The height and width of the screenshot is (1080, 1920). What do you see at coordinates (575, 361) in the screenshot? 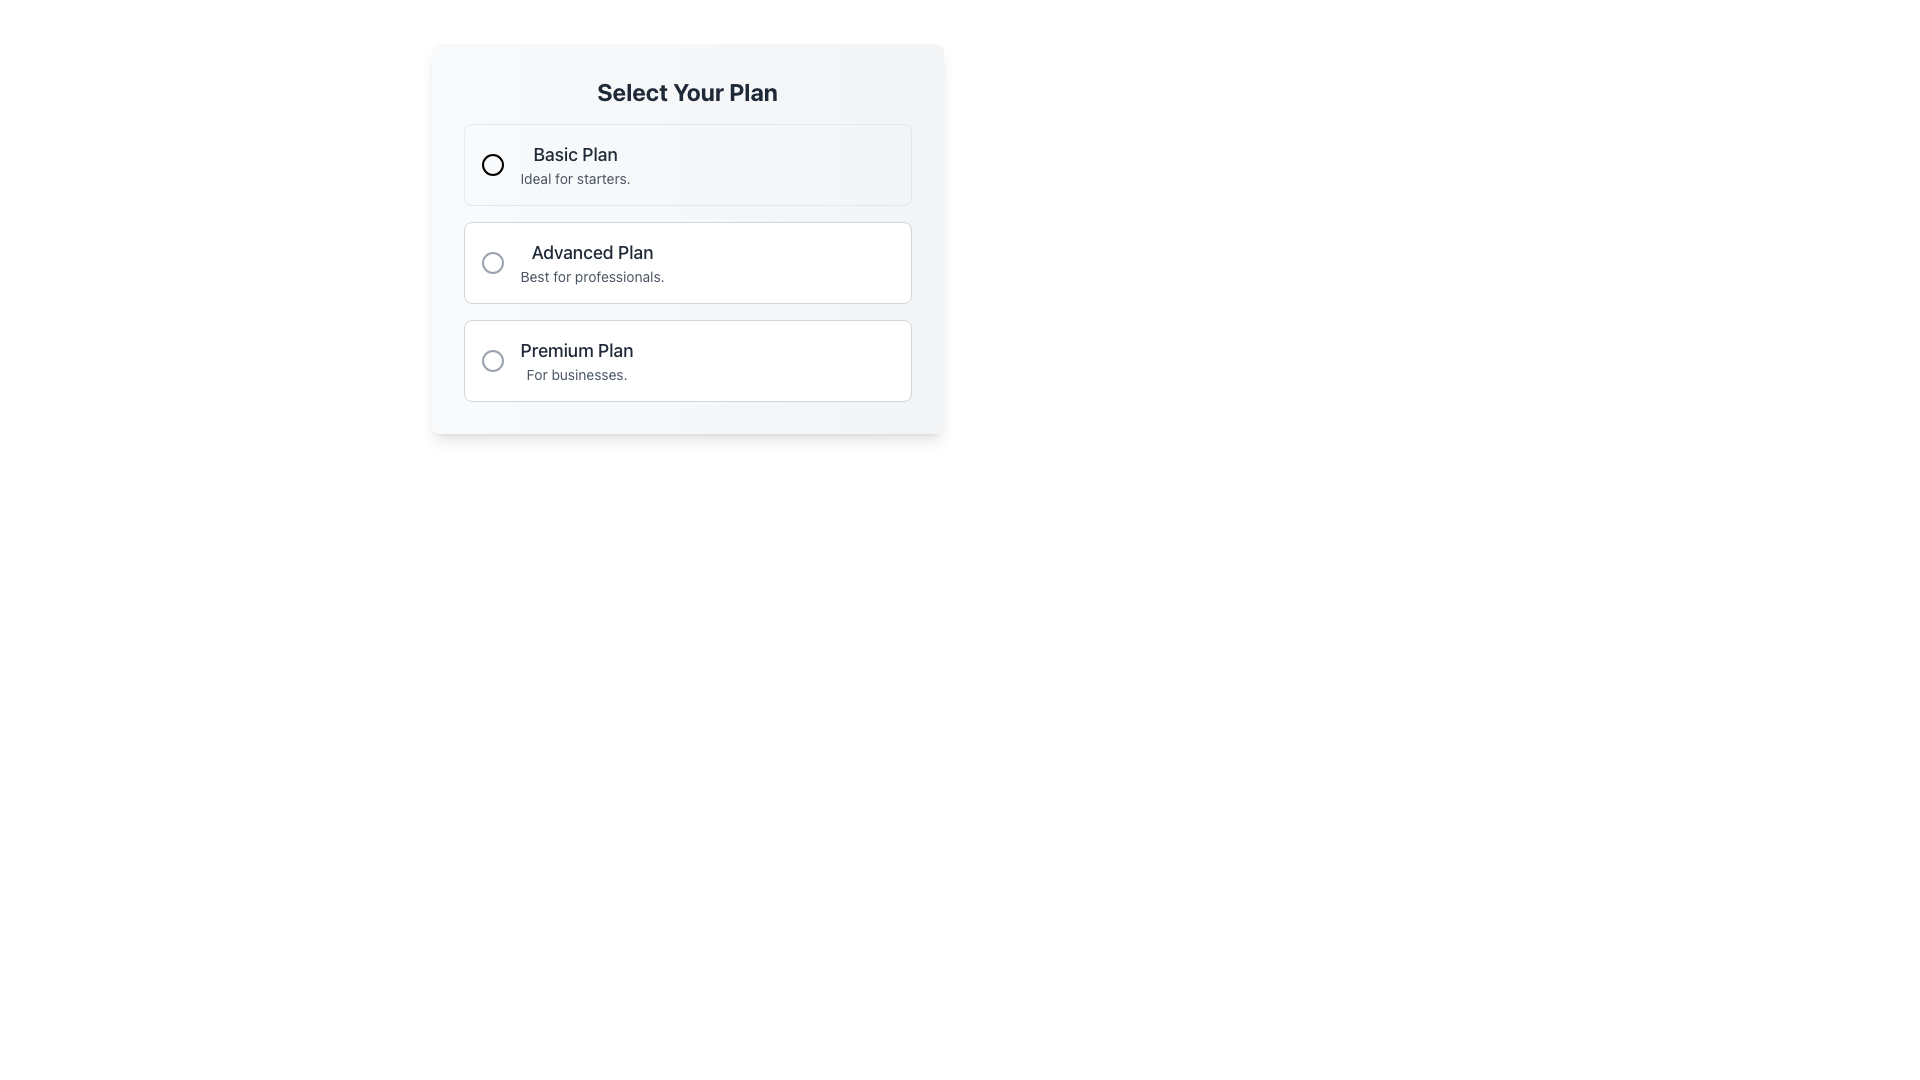
I see `the static text label that displays the name and description of the third selectable plan option within the 'Select Your Plan' section, located below the 'Advanced Plan' card` at bounding box center [575, 361].